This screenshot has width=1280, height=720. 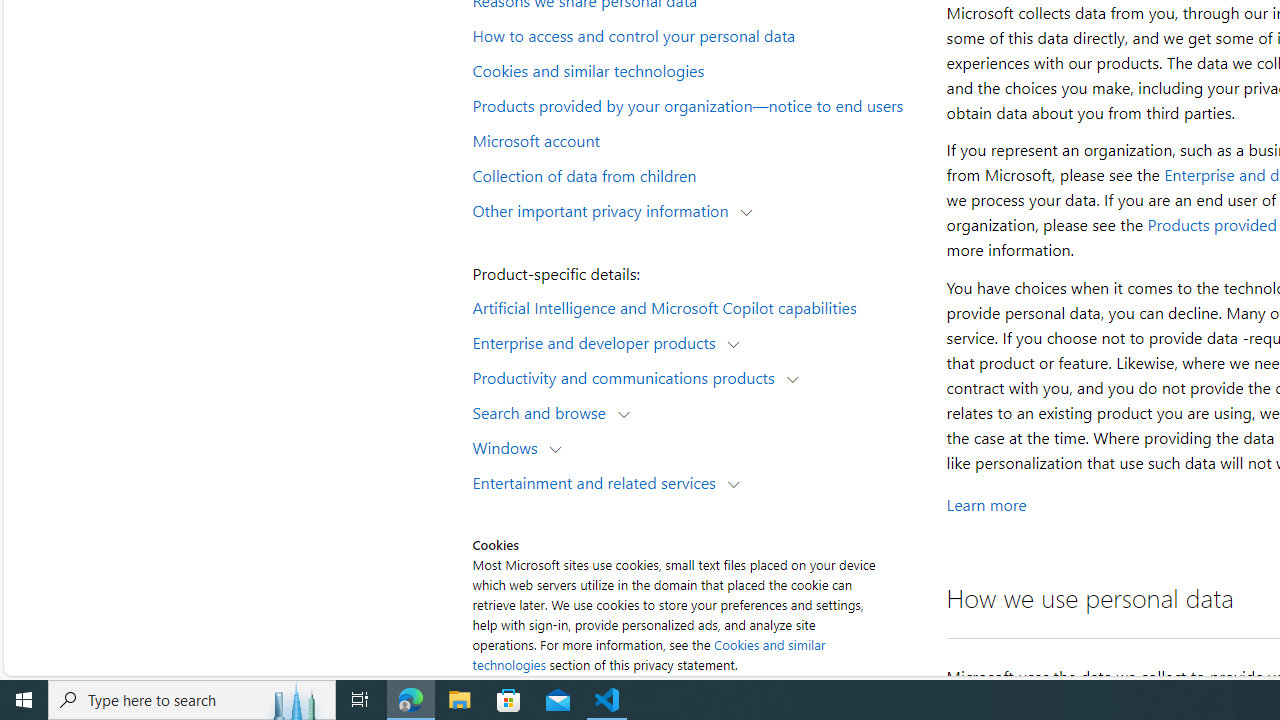 What do you see at coordinates (696, 306) in the screenshot?
I see `'Artificial Intelligence and Microsoft Copilot capabilities'` at bounding box center [696, 306].